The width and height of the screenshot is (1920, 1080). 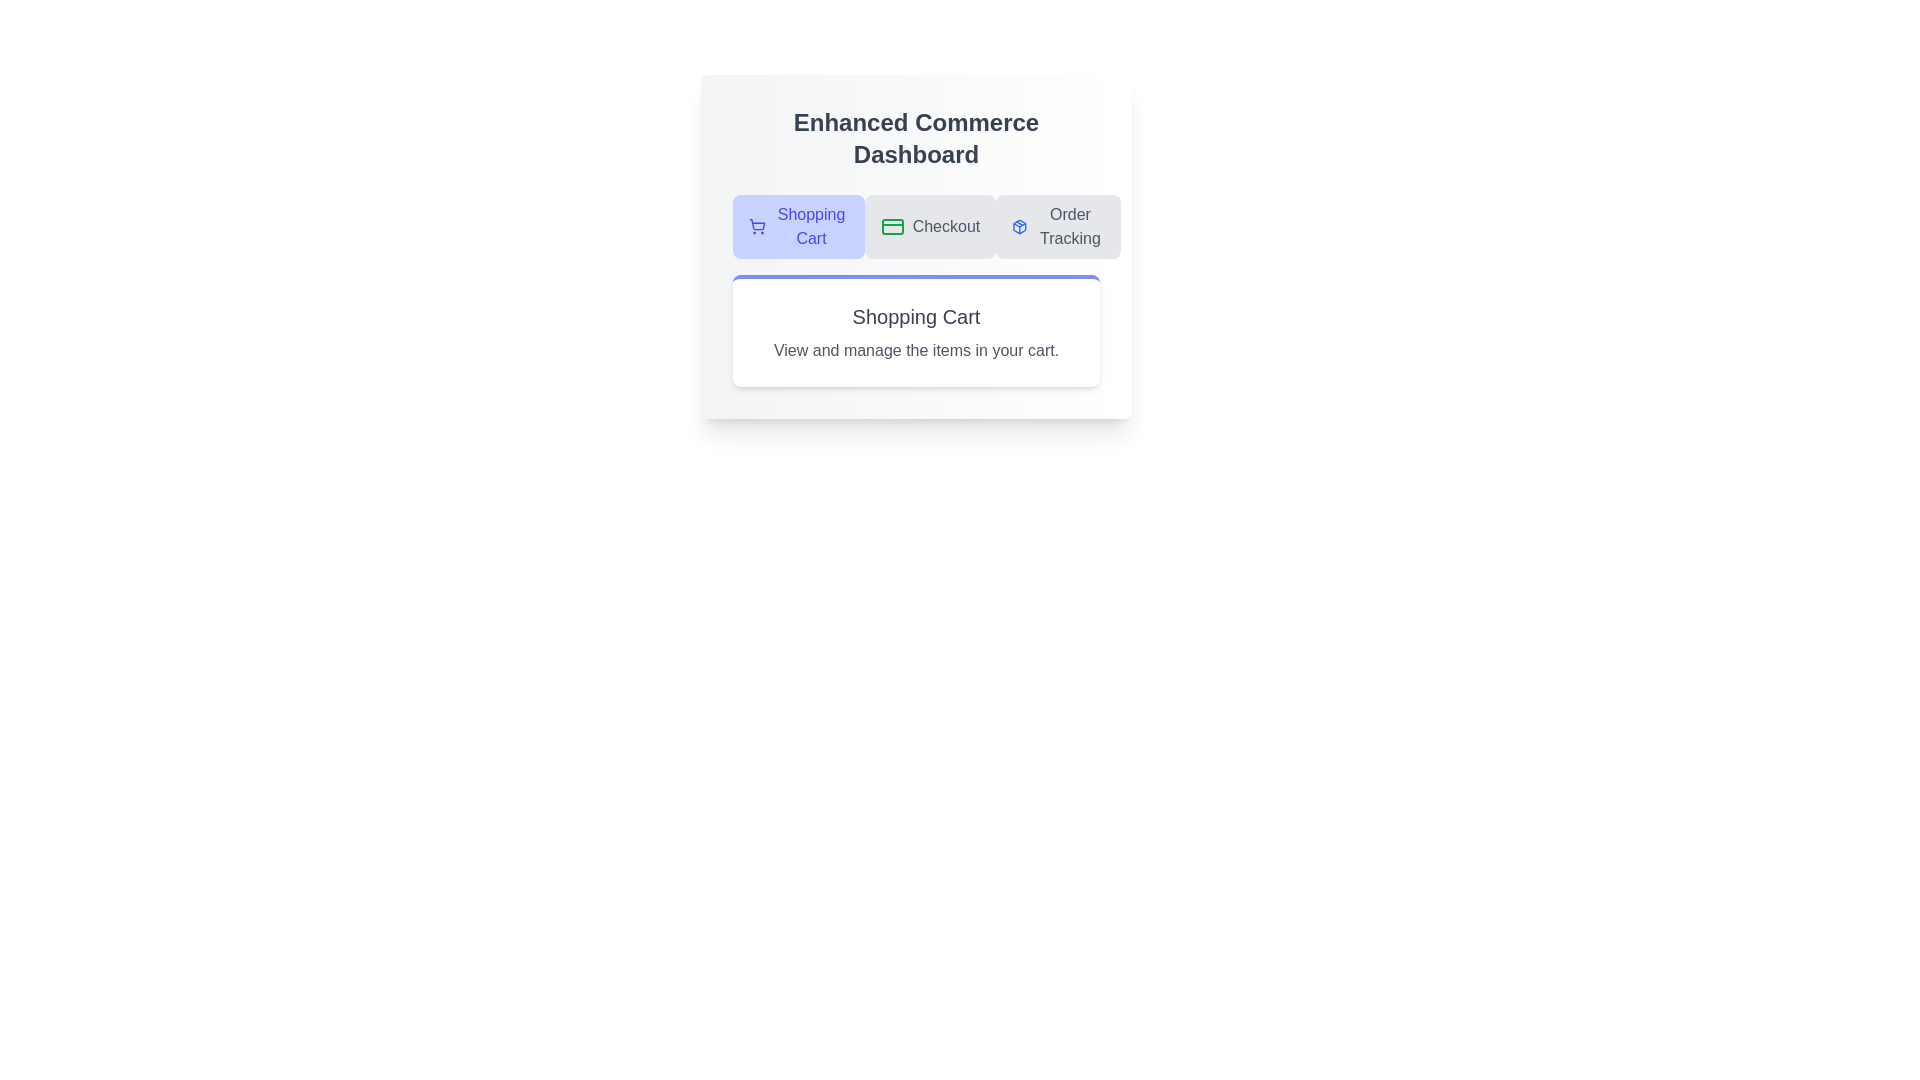 What do you see at coordinates (756, 226) in the screenshot?
I see `the icon for the Shopping Cart tab` at bounding box center [756, 226].